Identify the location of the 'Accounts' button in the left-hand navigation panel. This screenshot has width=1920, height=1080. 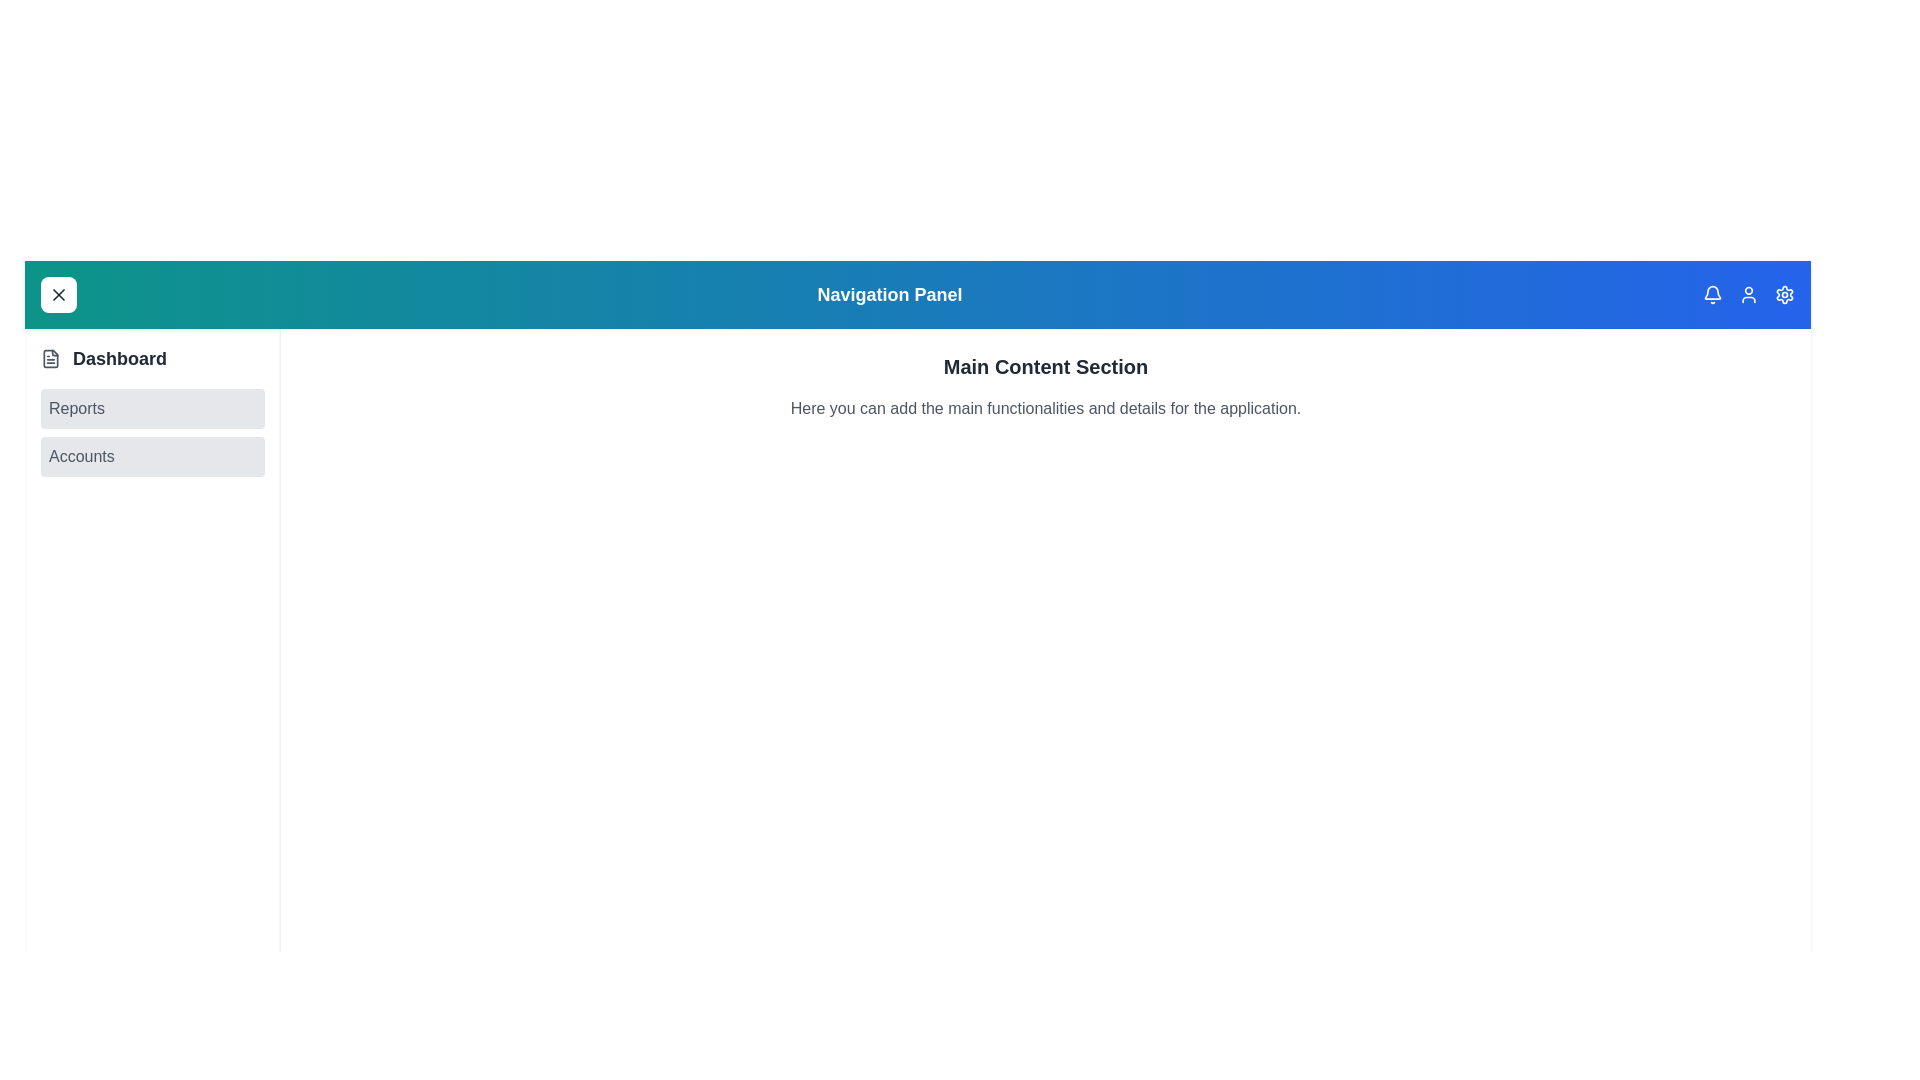
(152, 456).